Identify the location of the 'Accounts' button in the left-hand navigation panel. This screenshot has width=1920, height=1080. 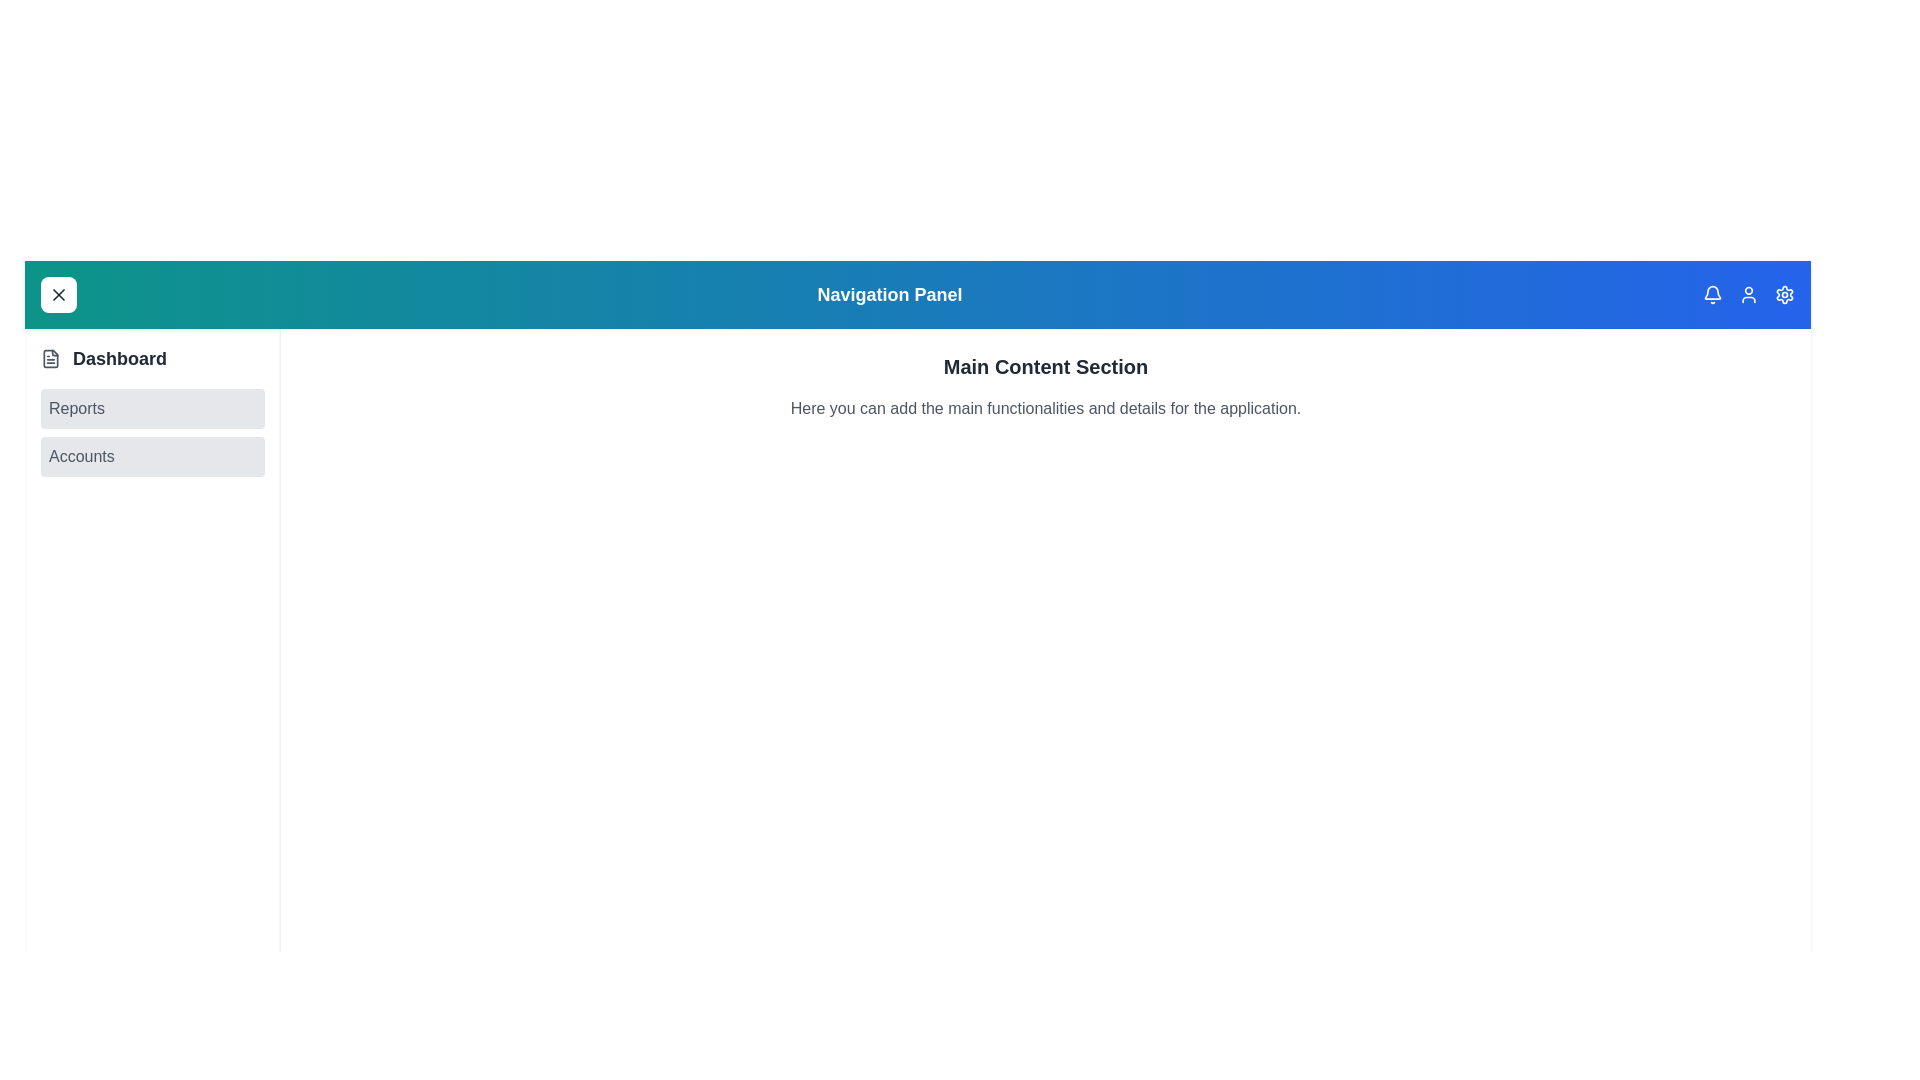
(152, 456).